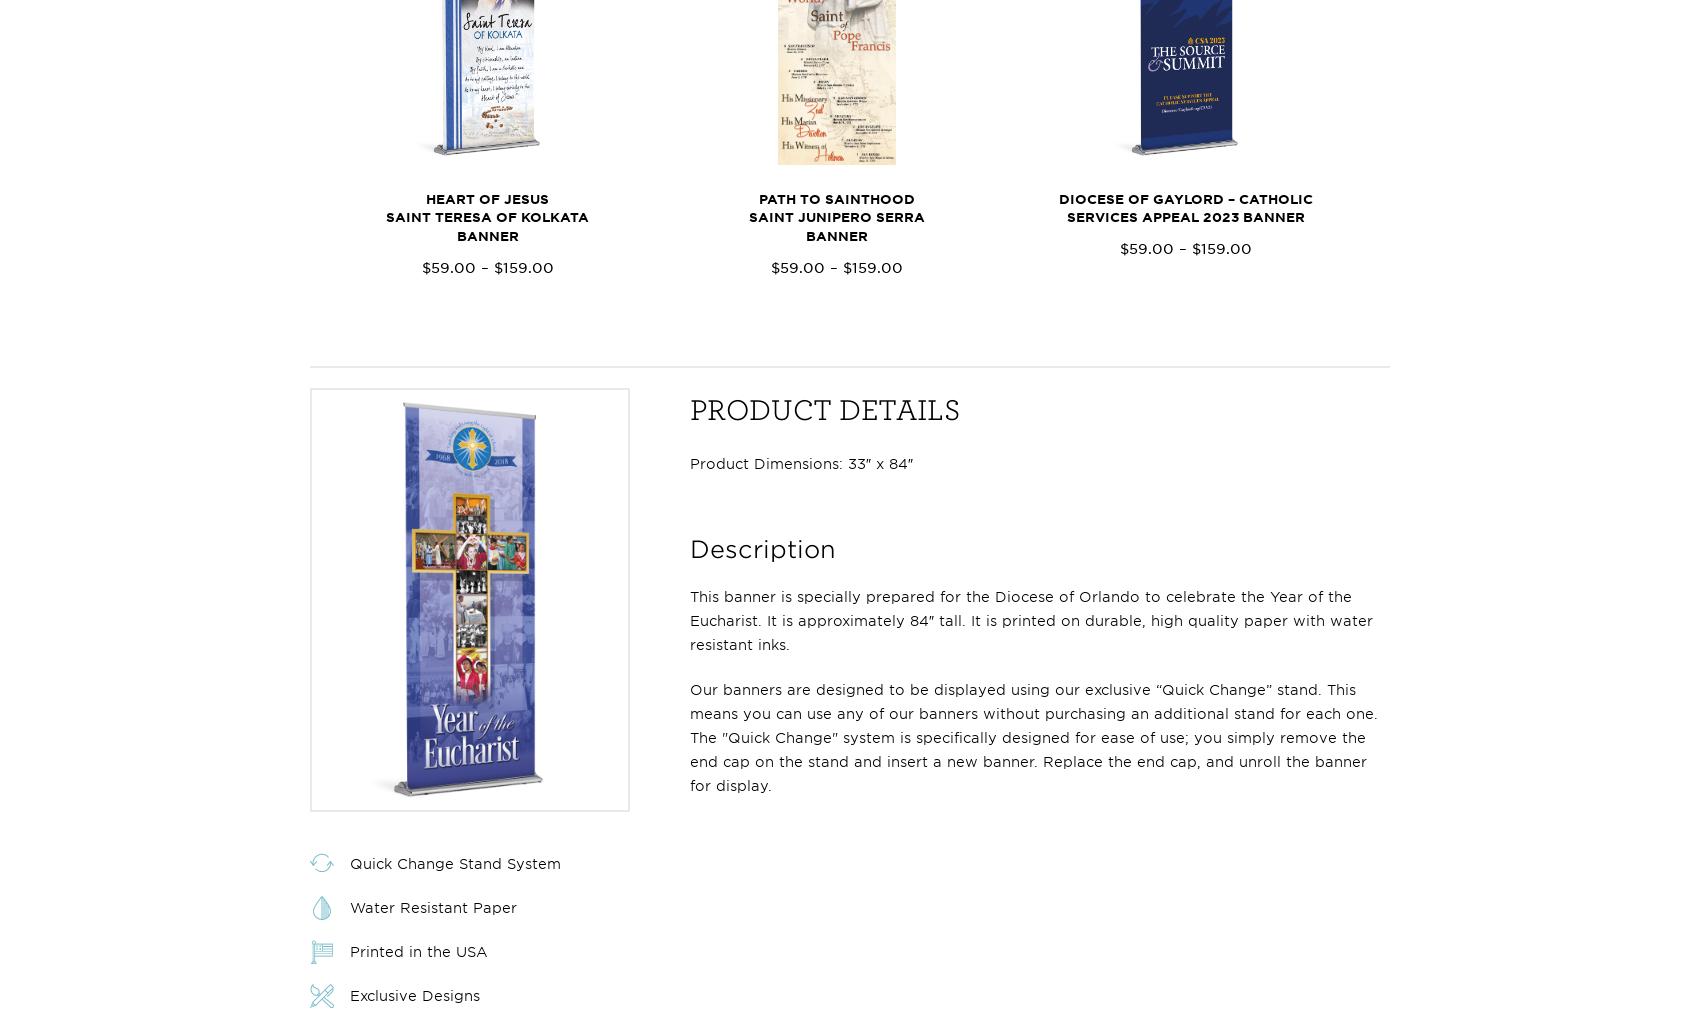  I want to click on 'Product Dimensions: 33″ x 84″', so click(800, 462).